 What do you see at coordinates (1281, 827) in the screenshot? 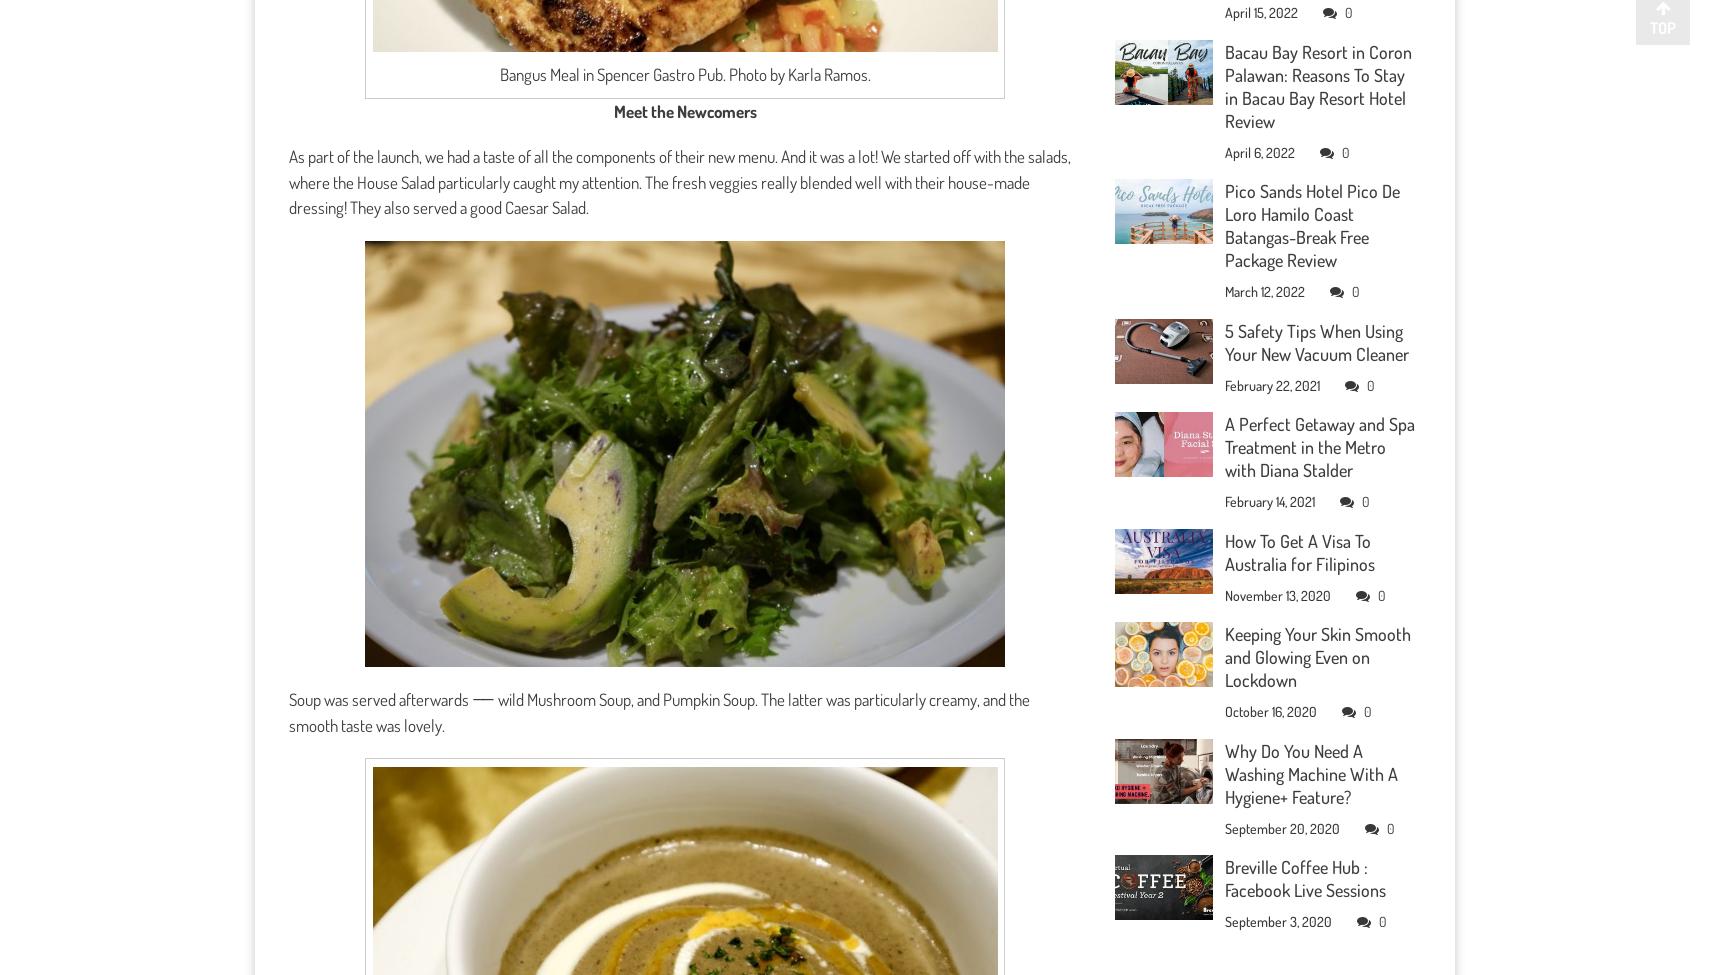
I see `'September 20, 2020'` at bounding box center [1281, 827].